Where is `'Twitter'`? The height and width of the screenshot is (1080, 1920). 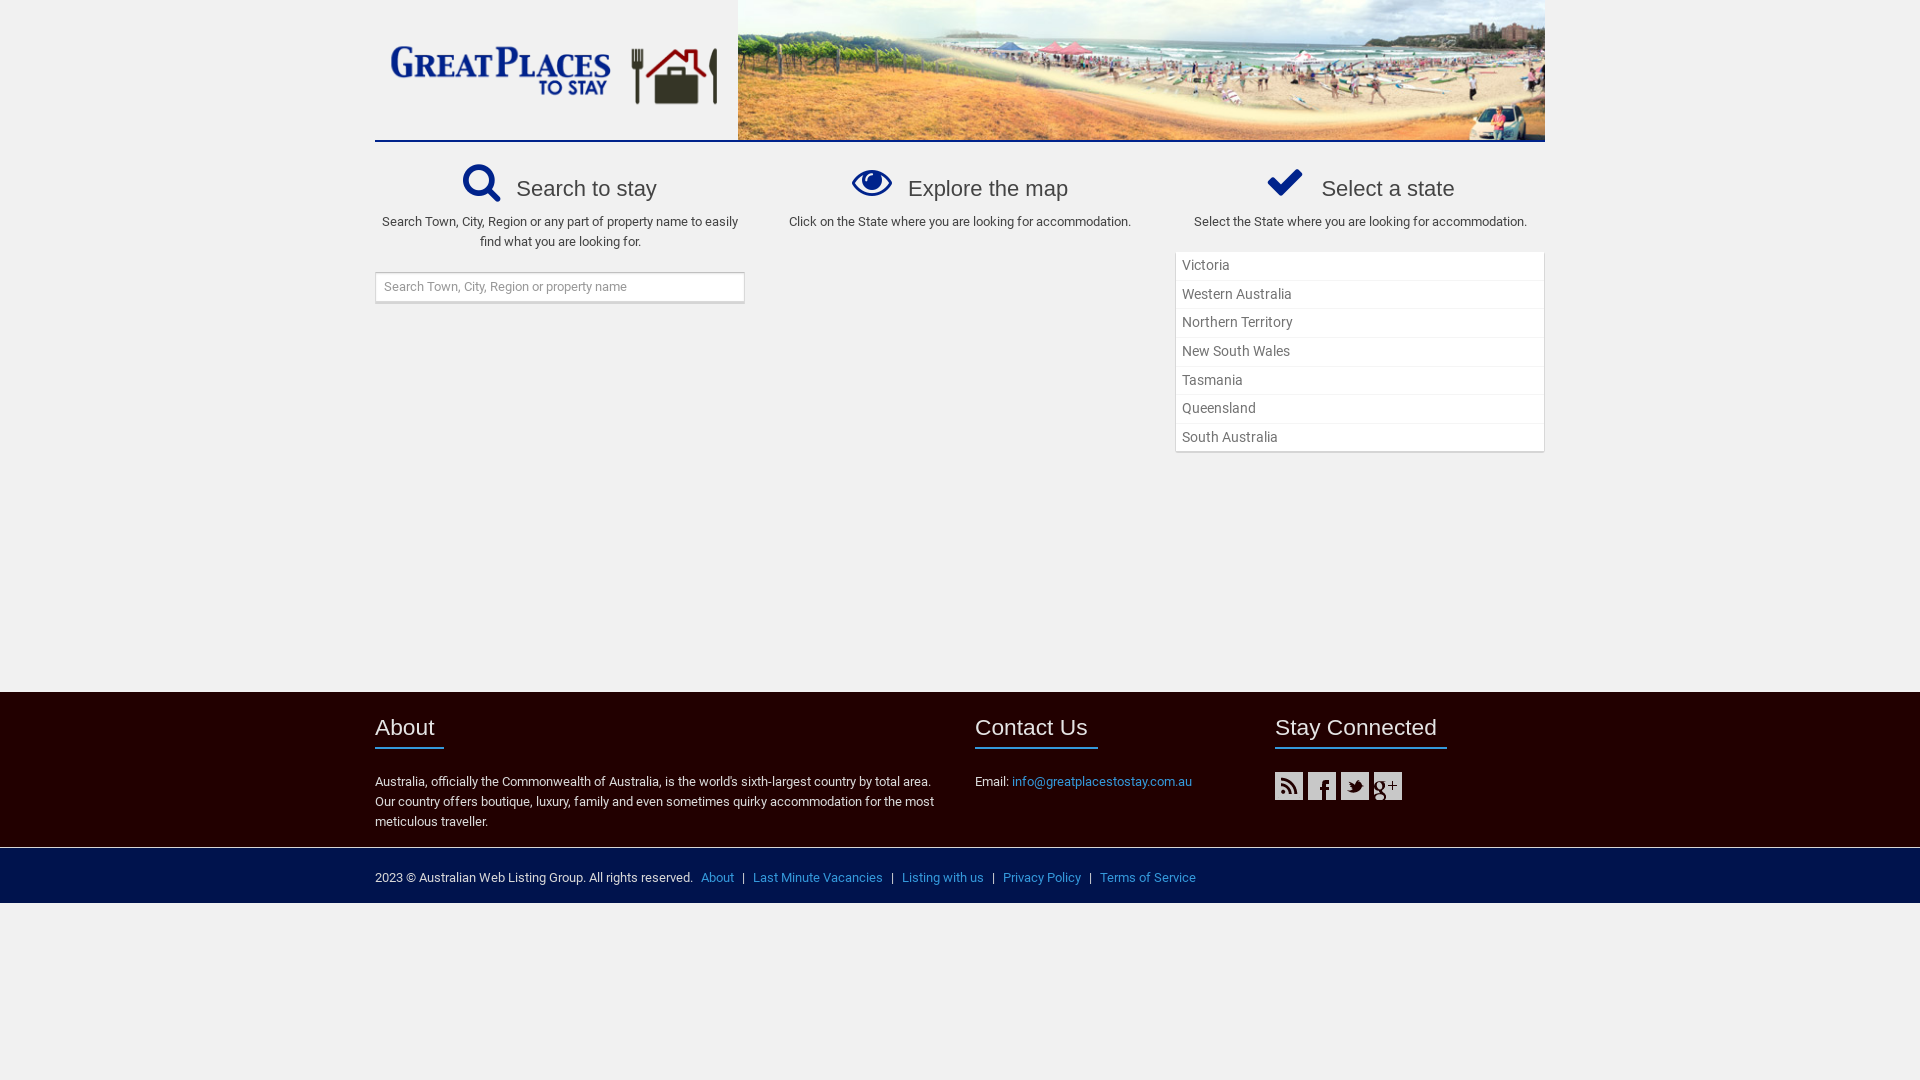 'Twitter' is located at coordinates (1354, 785).